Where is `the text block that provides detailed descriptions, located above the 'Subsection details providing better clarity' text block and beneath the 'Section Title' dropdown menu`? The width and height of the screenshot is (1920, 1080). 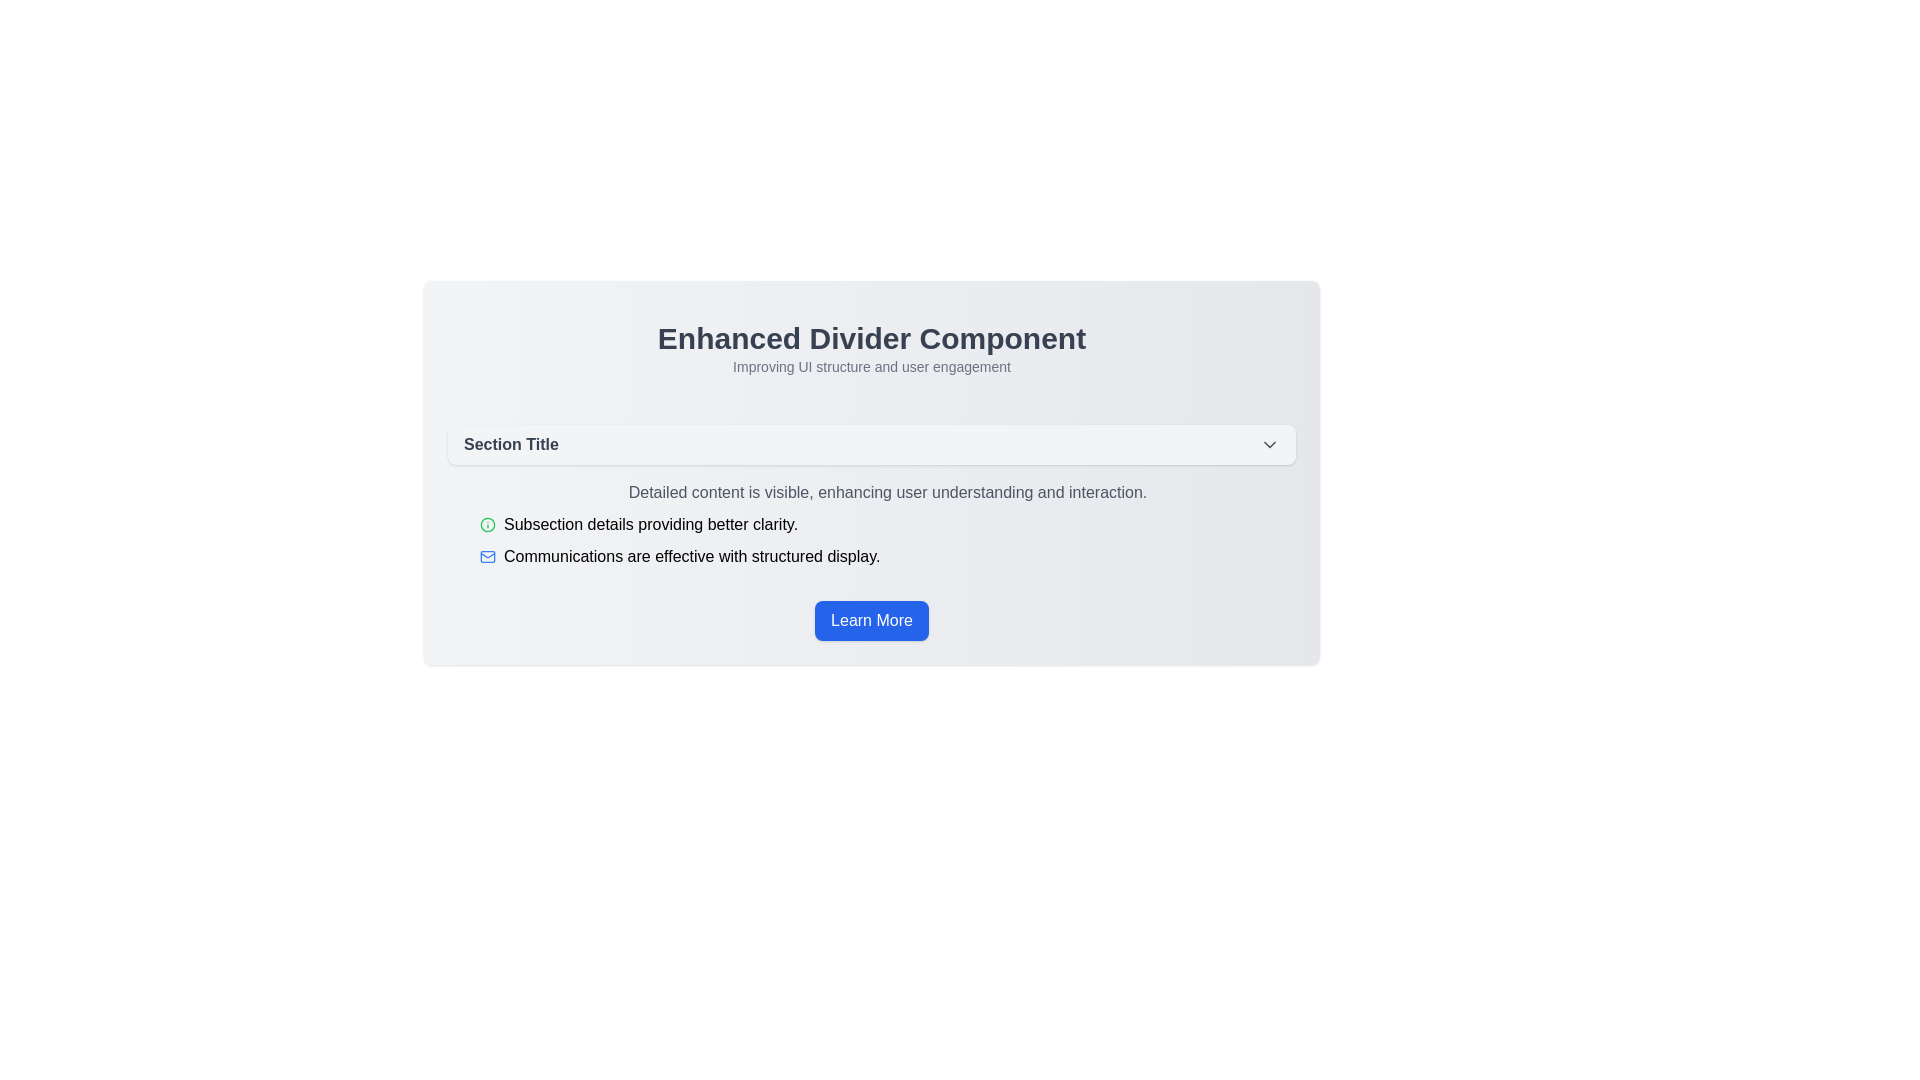
the text block that provides detailed descriptions, located above the 'Subsection details providing better clarity' text block and beneath the 'Section Title' dropdown menu is located at coordinates (887, 493).